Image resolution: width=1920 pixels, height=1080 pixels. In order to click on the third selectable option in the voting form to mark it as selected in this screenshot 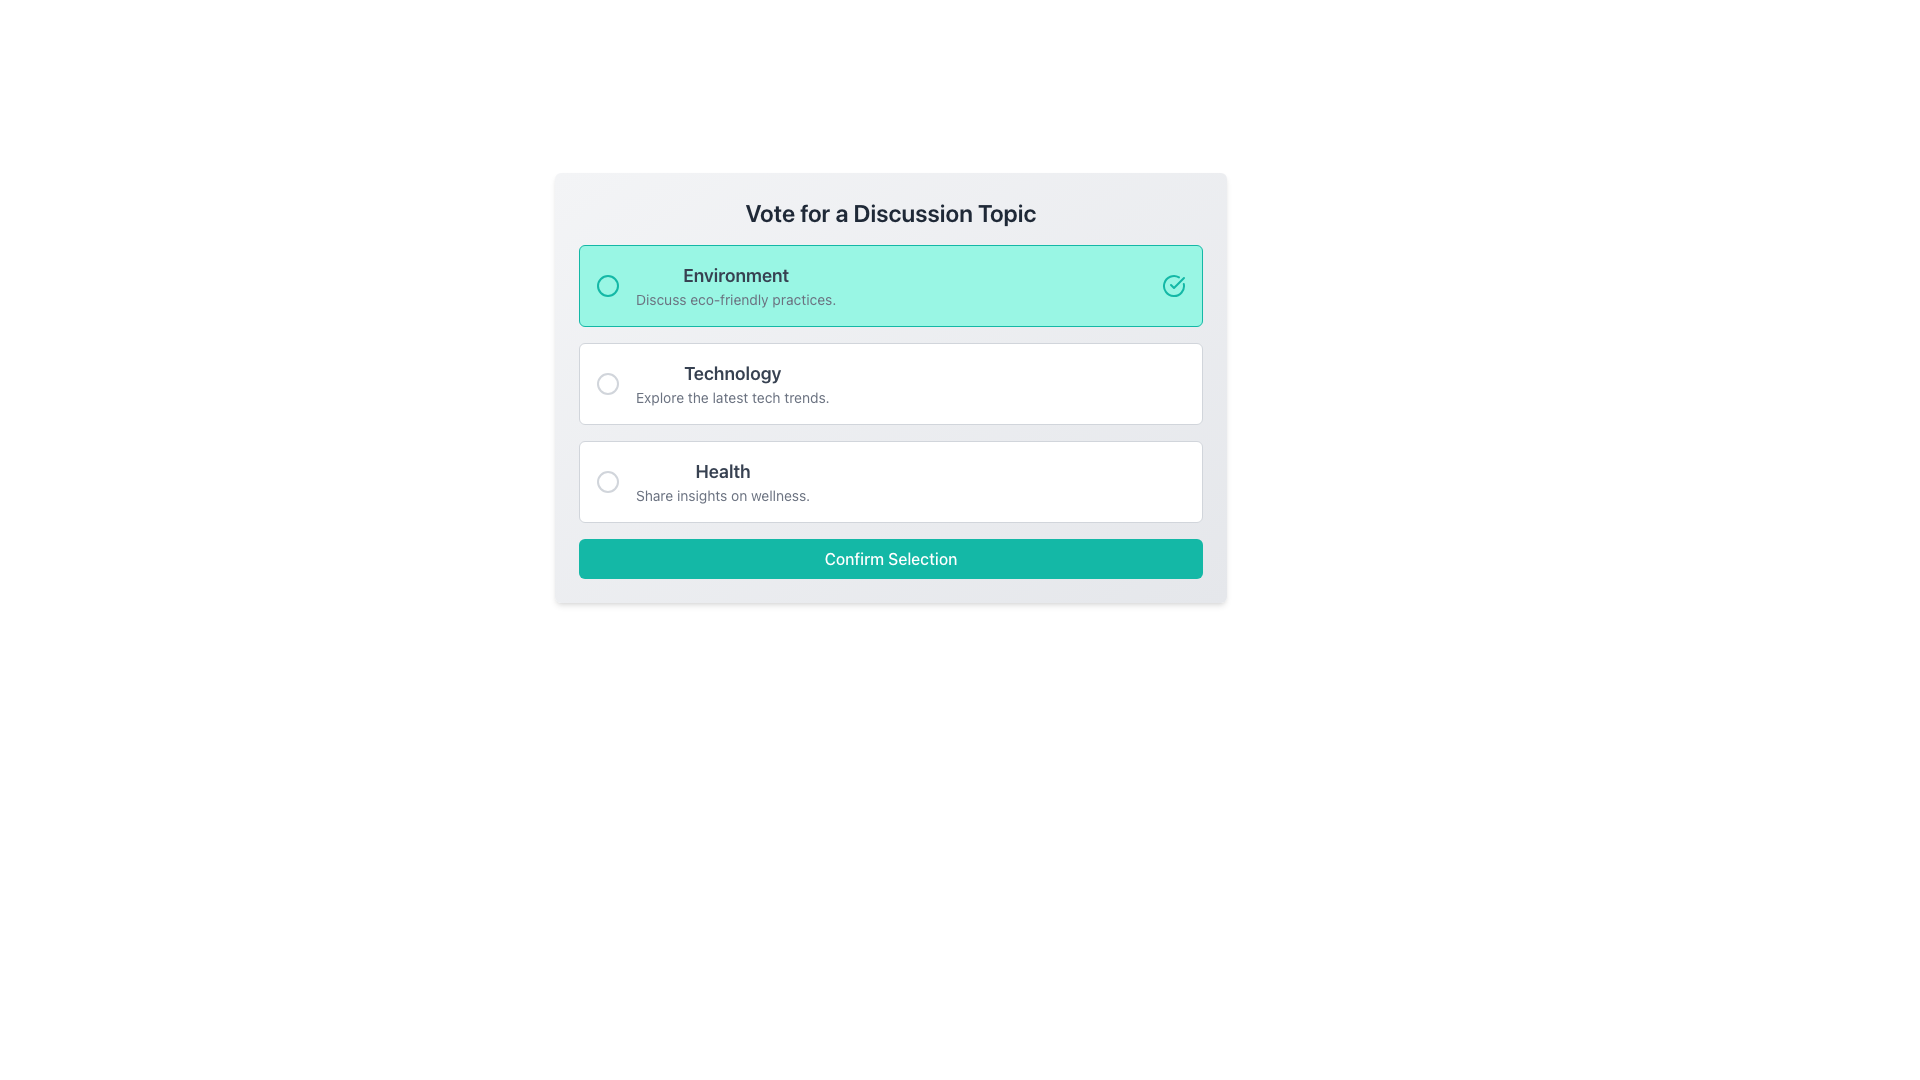, I will do `click(703, 482)`.